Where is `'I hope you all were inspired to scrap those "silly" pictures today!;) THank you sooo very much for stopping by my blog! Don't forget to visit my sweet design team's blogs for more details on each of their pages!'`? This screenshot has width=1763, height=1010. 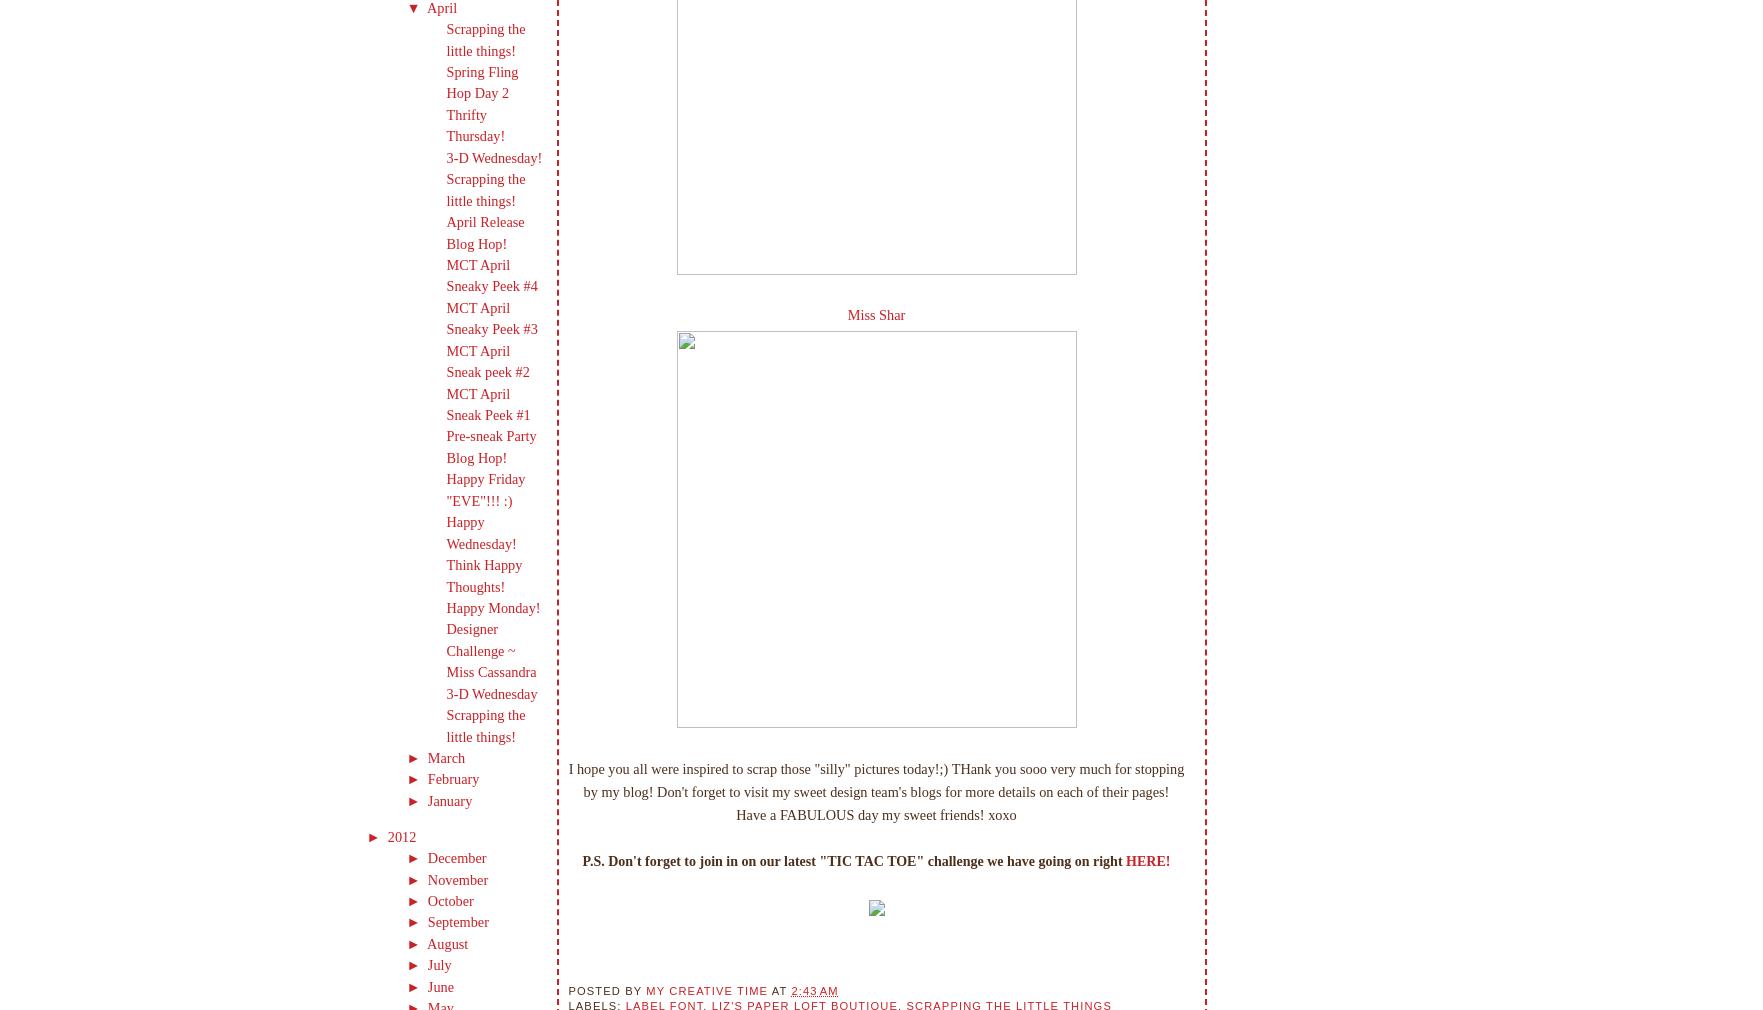 'I hope you all were inspired to scrap those "silly" pictures today!;) THank you sooo very much for stopping by my blog! Don't forget to visit my sweet design team's blogs for more details on each of their pages!' is located at coordinates (568, 780).